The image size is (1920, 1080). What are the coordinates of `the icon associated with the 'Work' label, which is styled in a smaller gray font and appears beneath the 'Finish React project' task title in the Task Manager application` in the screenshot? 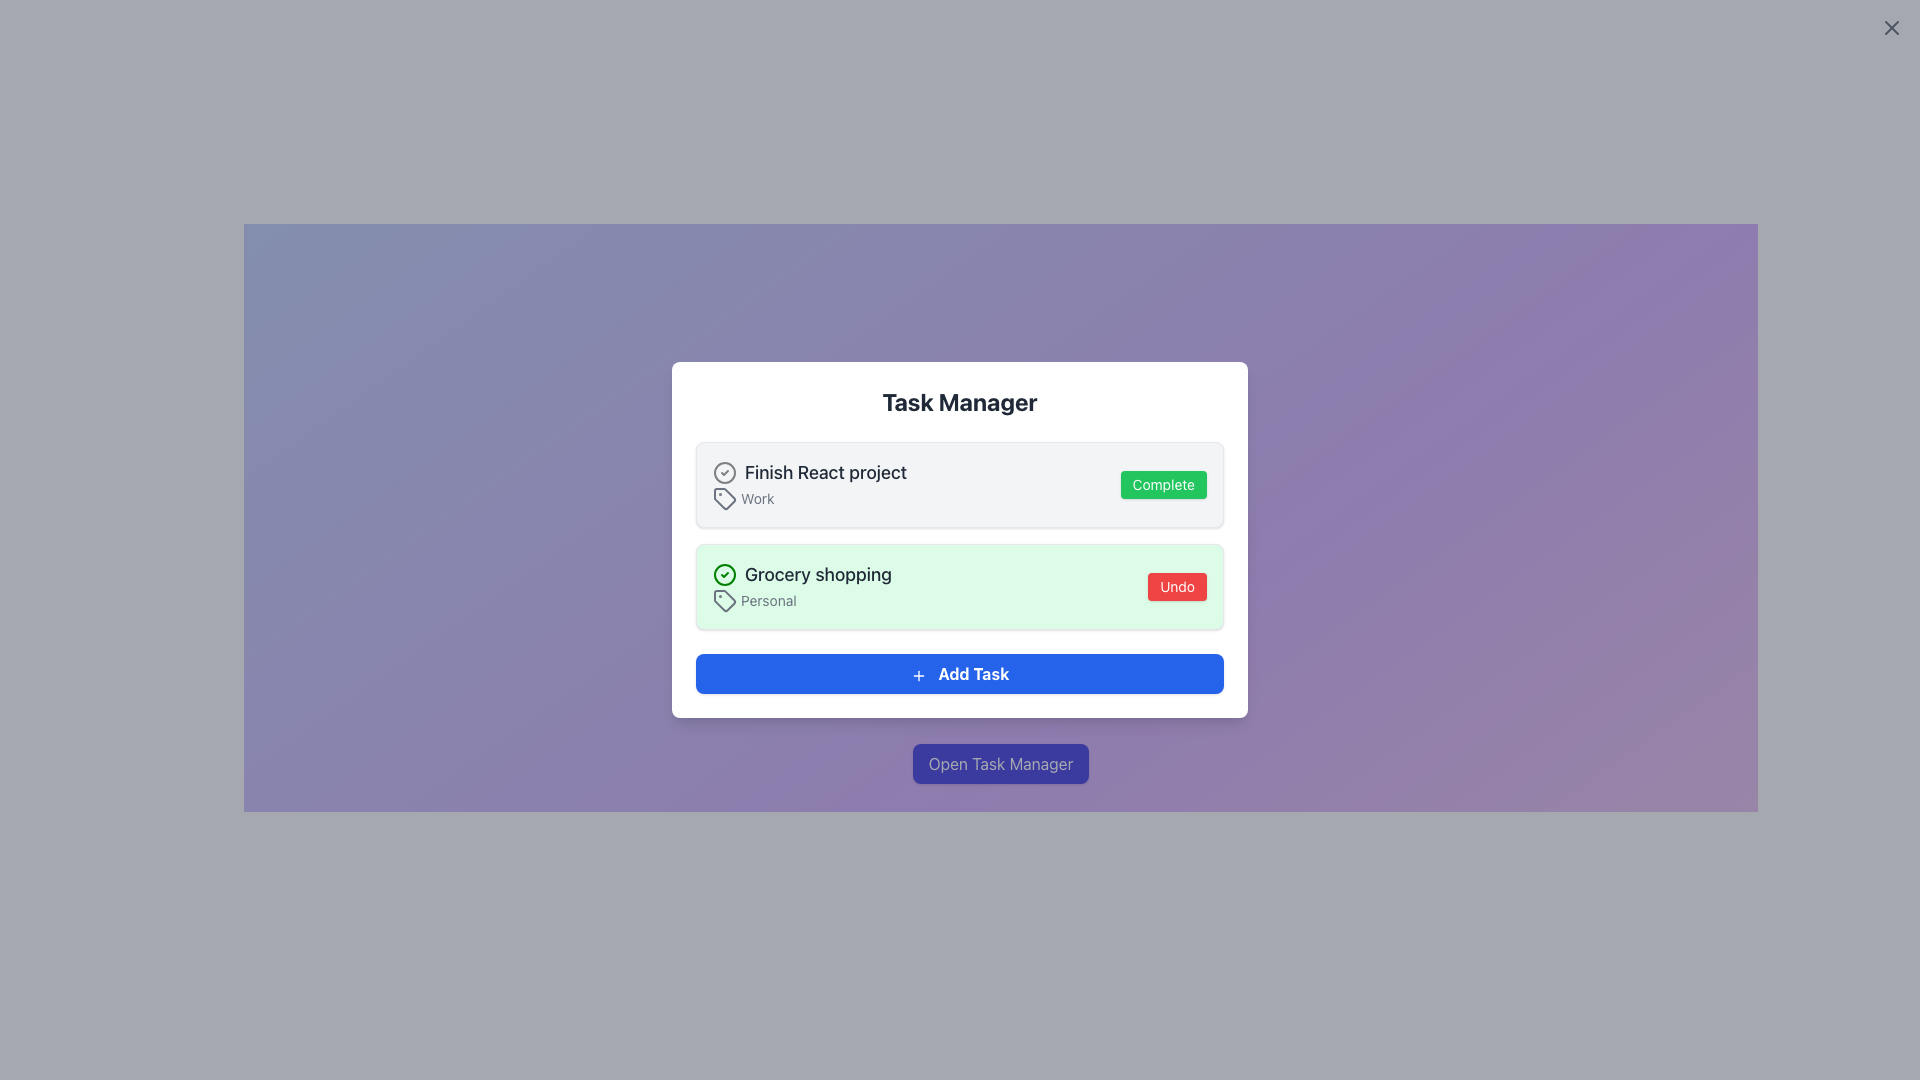 It's located at (810, 497).